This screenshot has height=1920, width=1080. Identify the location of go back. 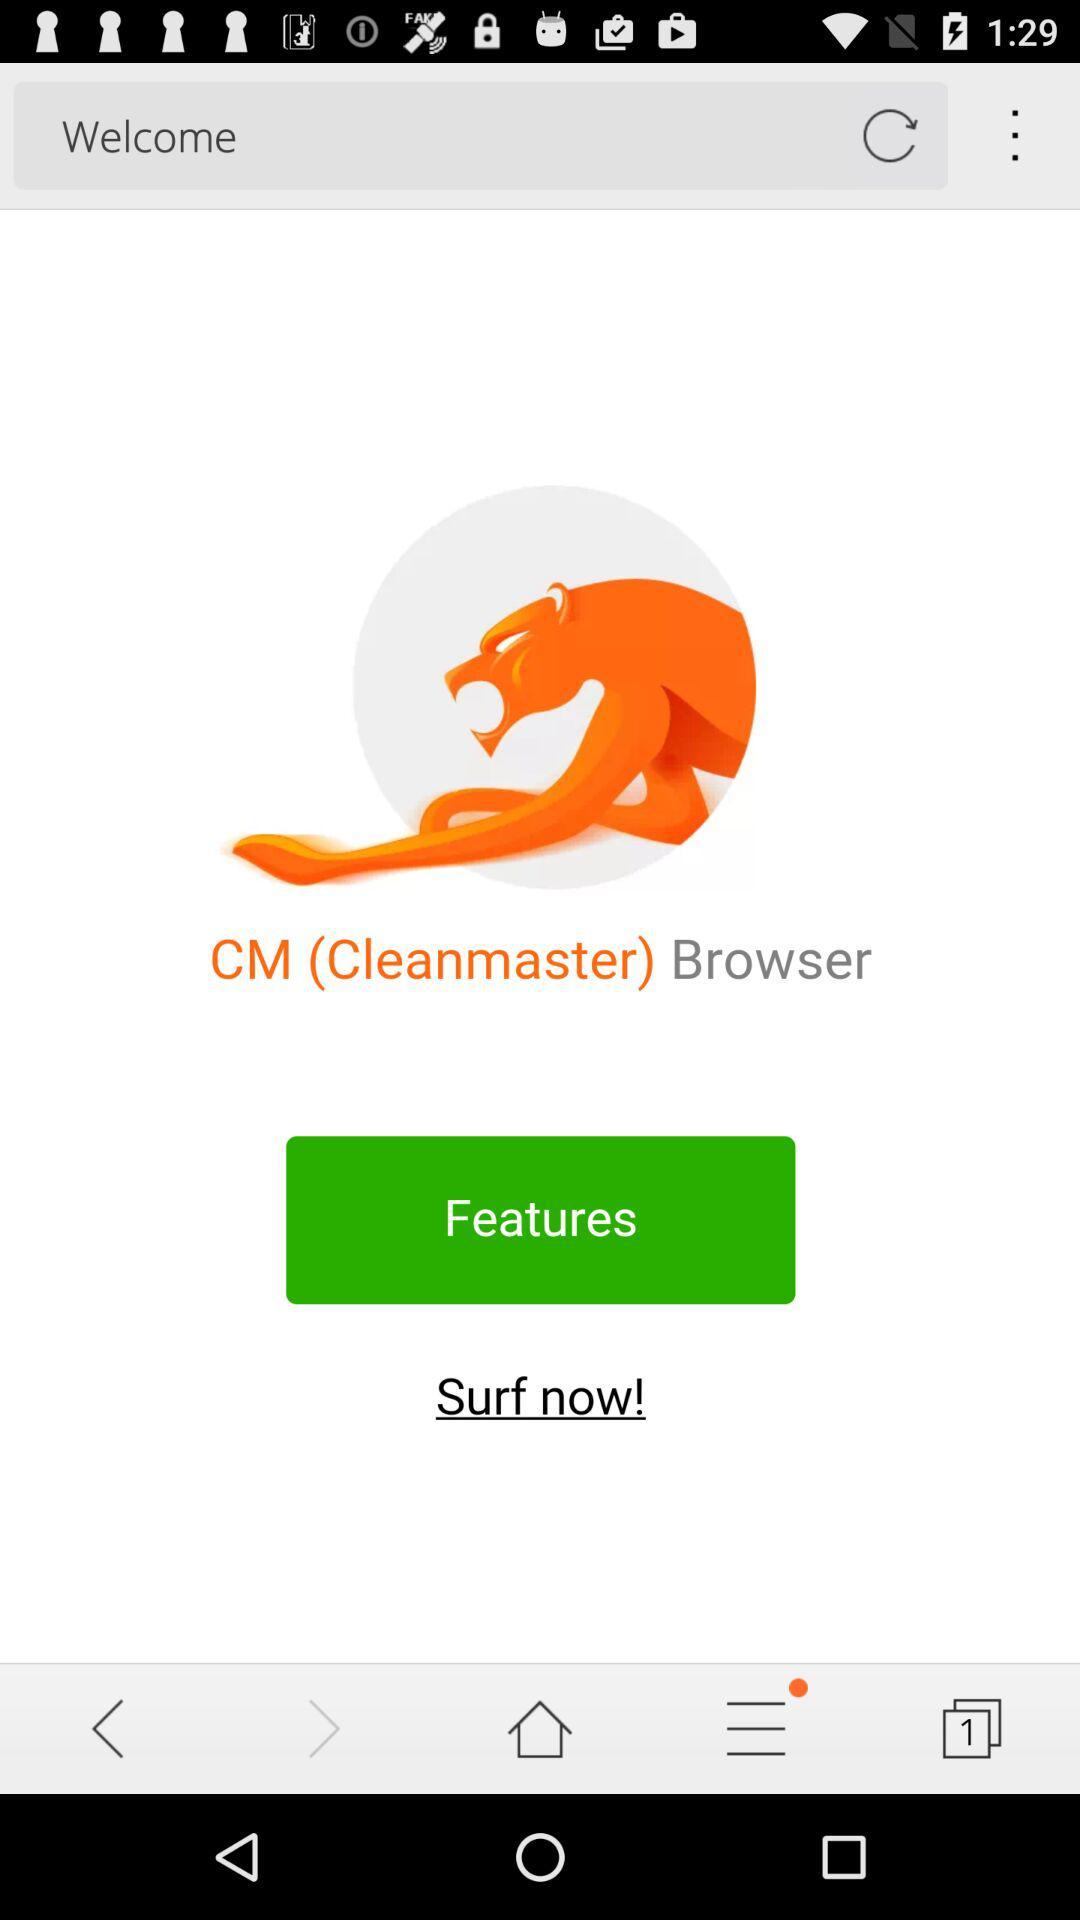
(108, 1727).